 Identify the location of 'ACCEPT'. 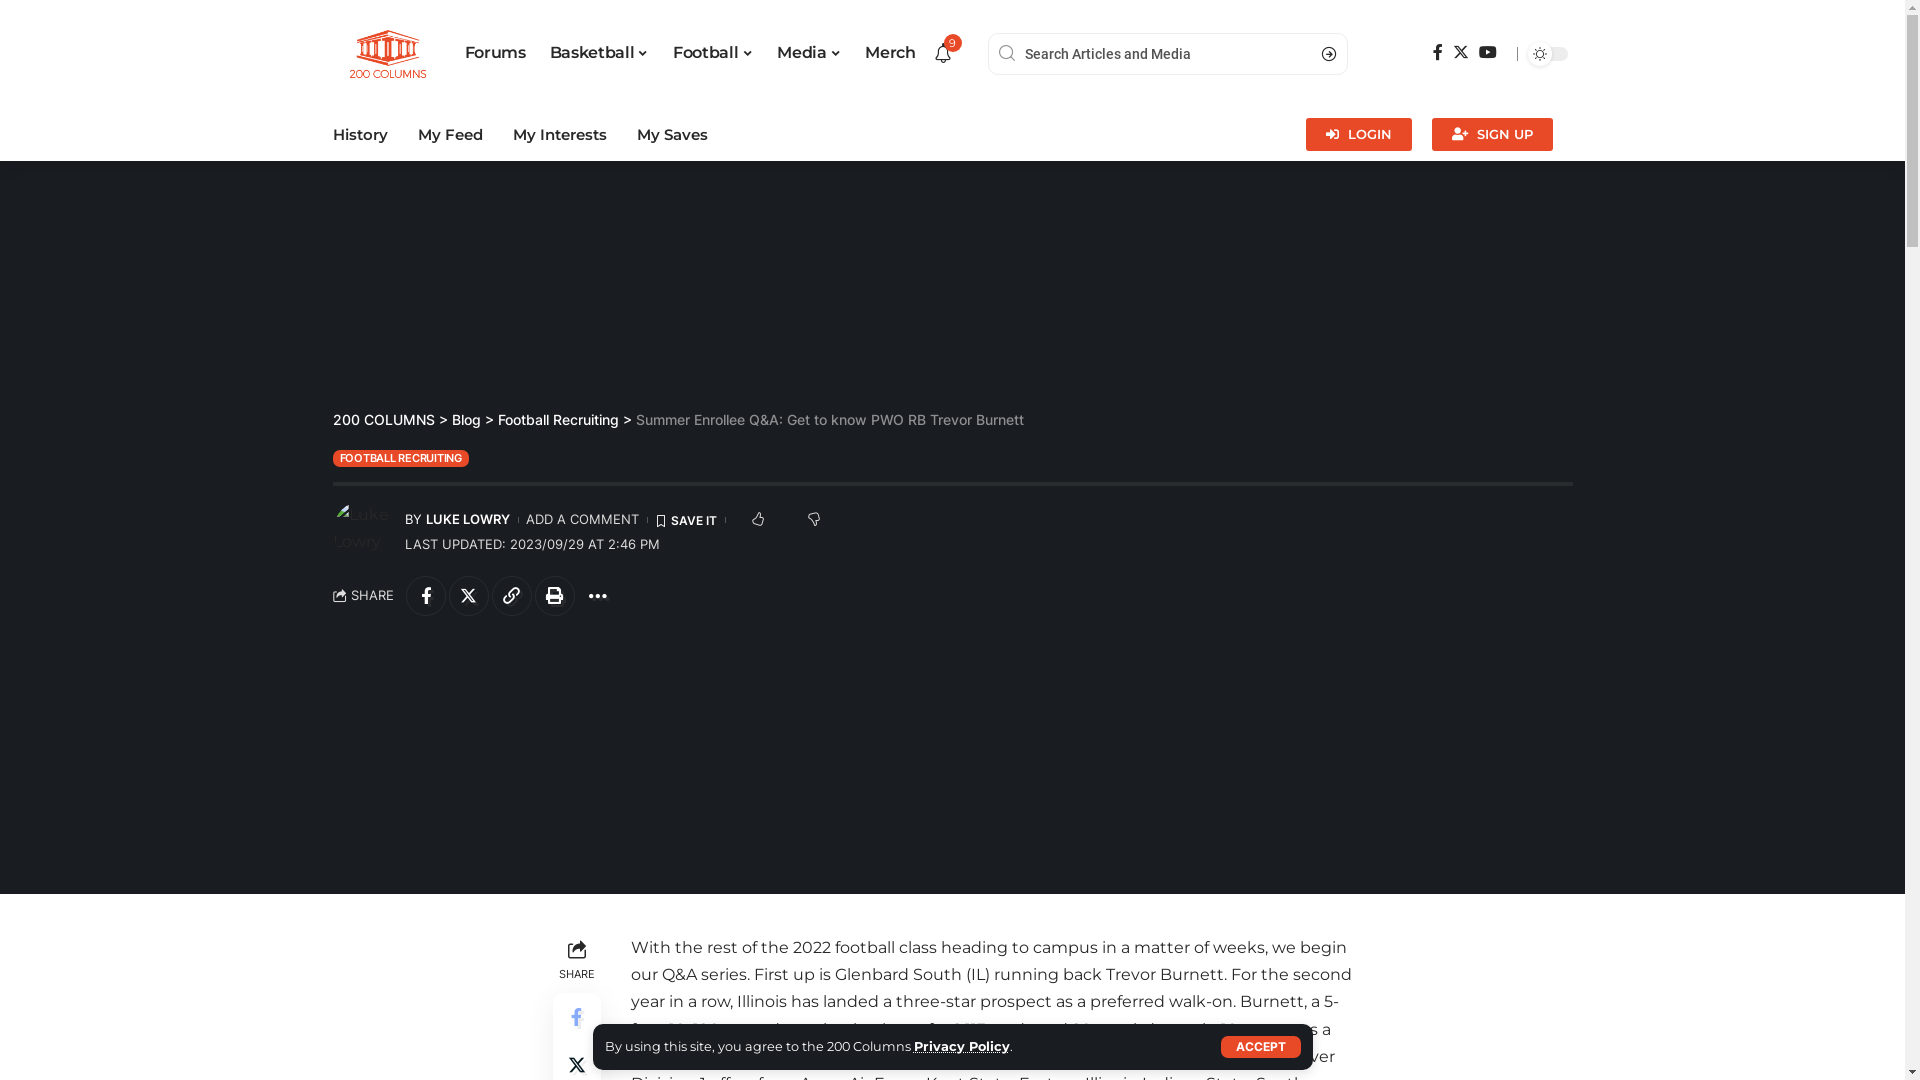
(1258, 1045).